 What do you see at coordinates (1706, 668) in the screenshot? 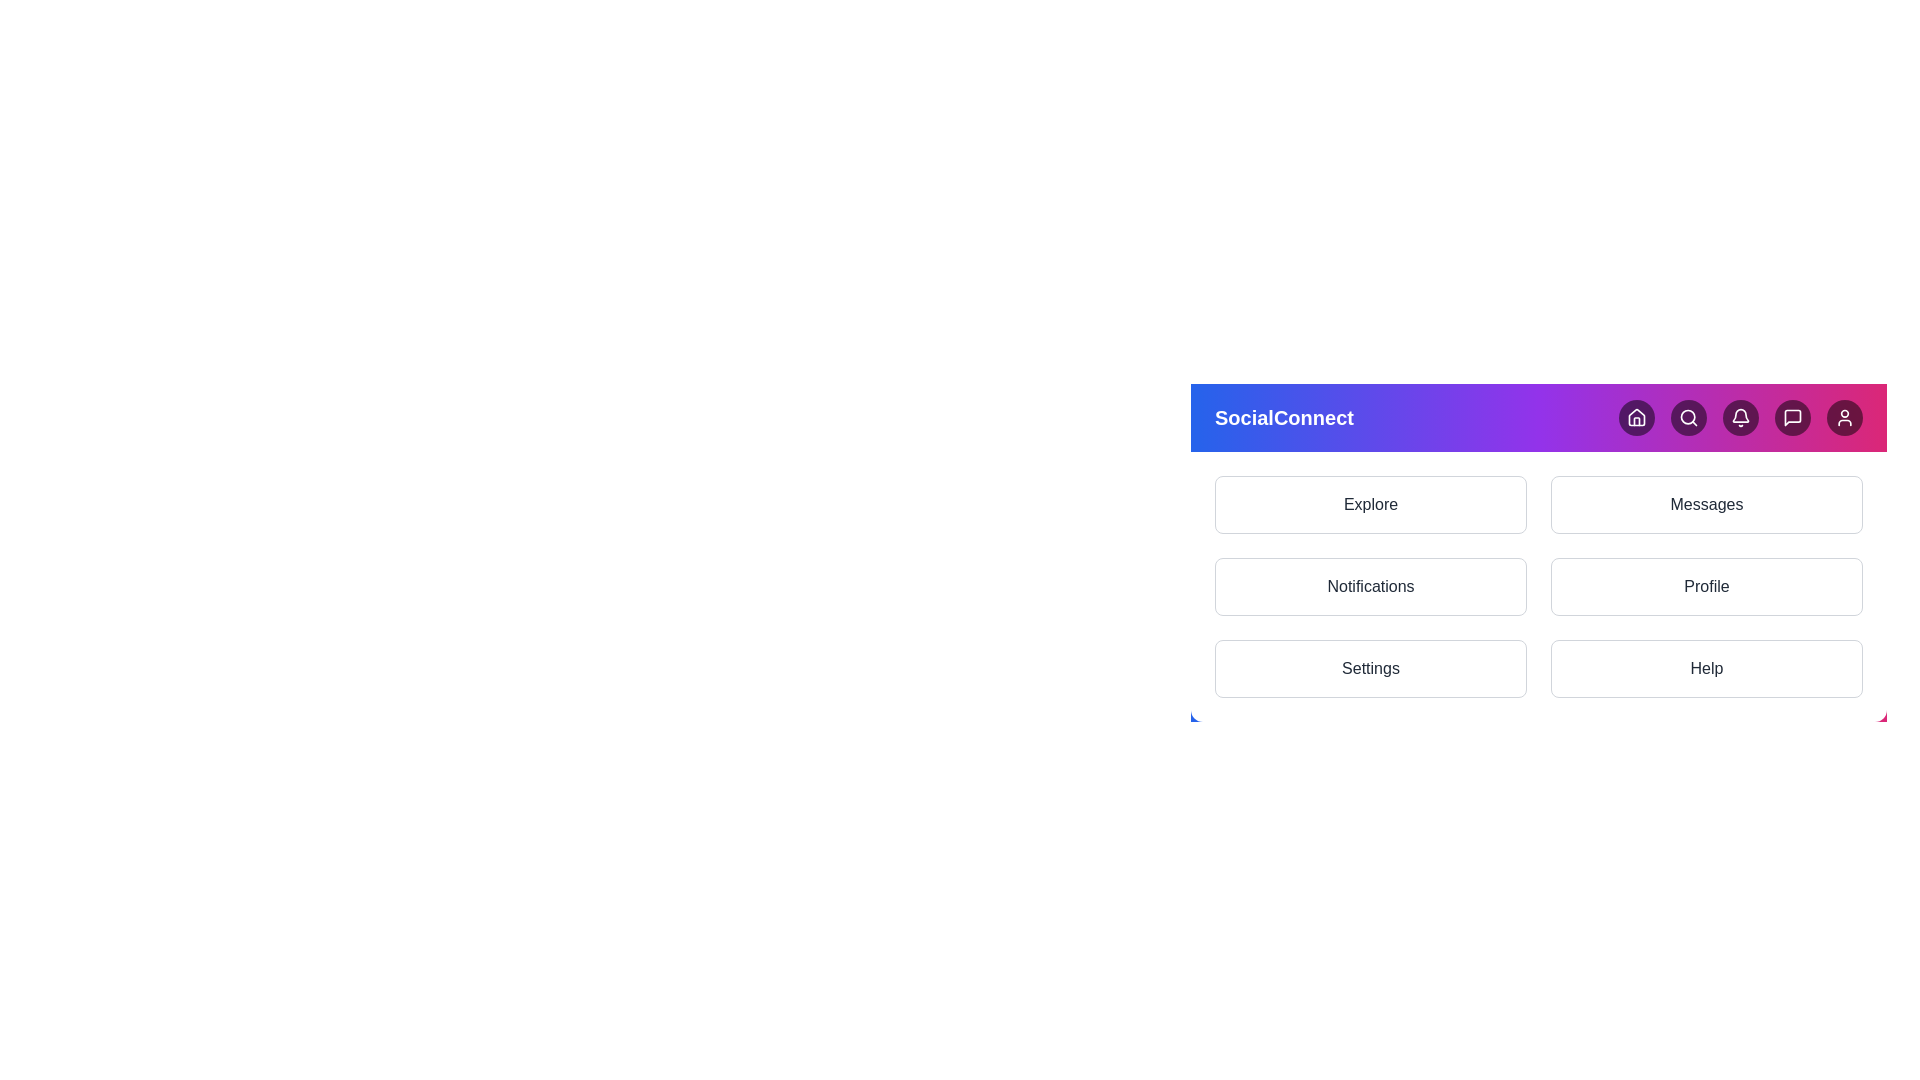
I see `the navigation option labeled Help` at bounding box center [1706, 668].